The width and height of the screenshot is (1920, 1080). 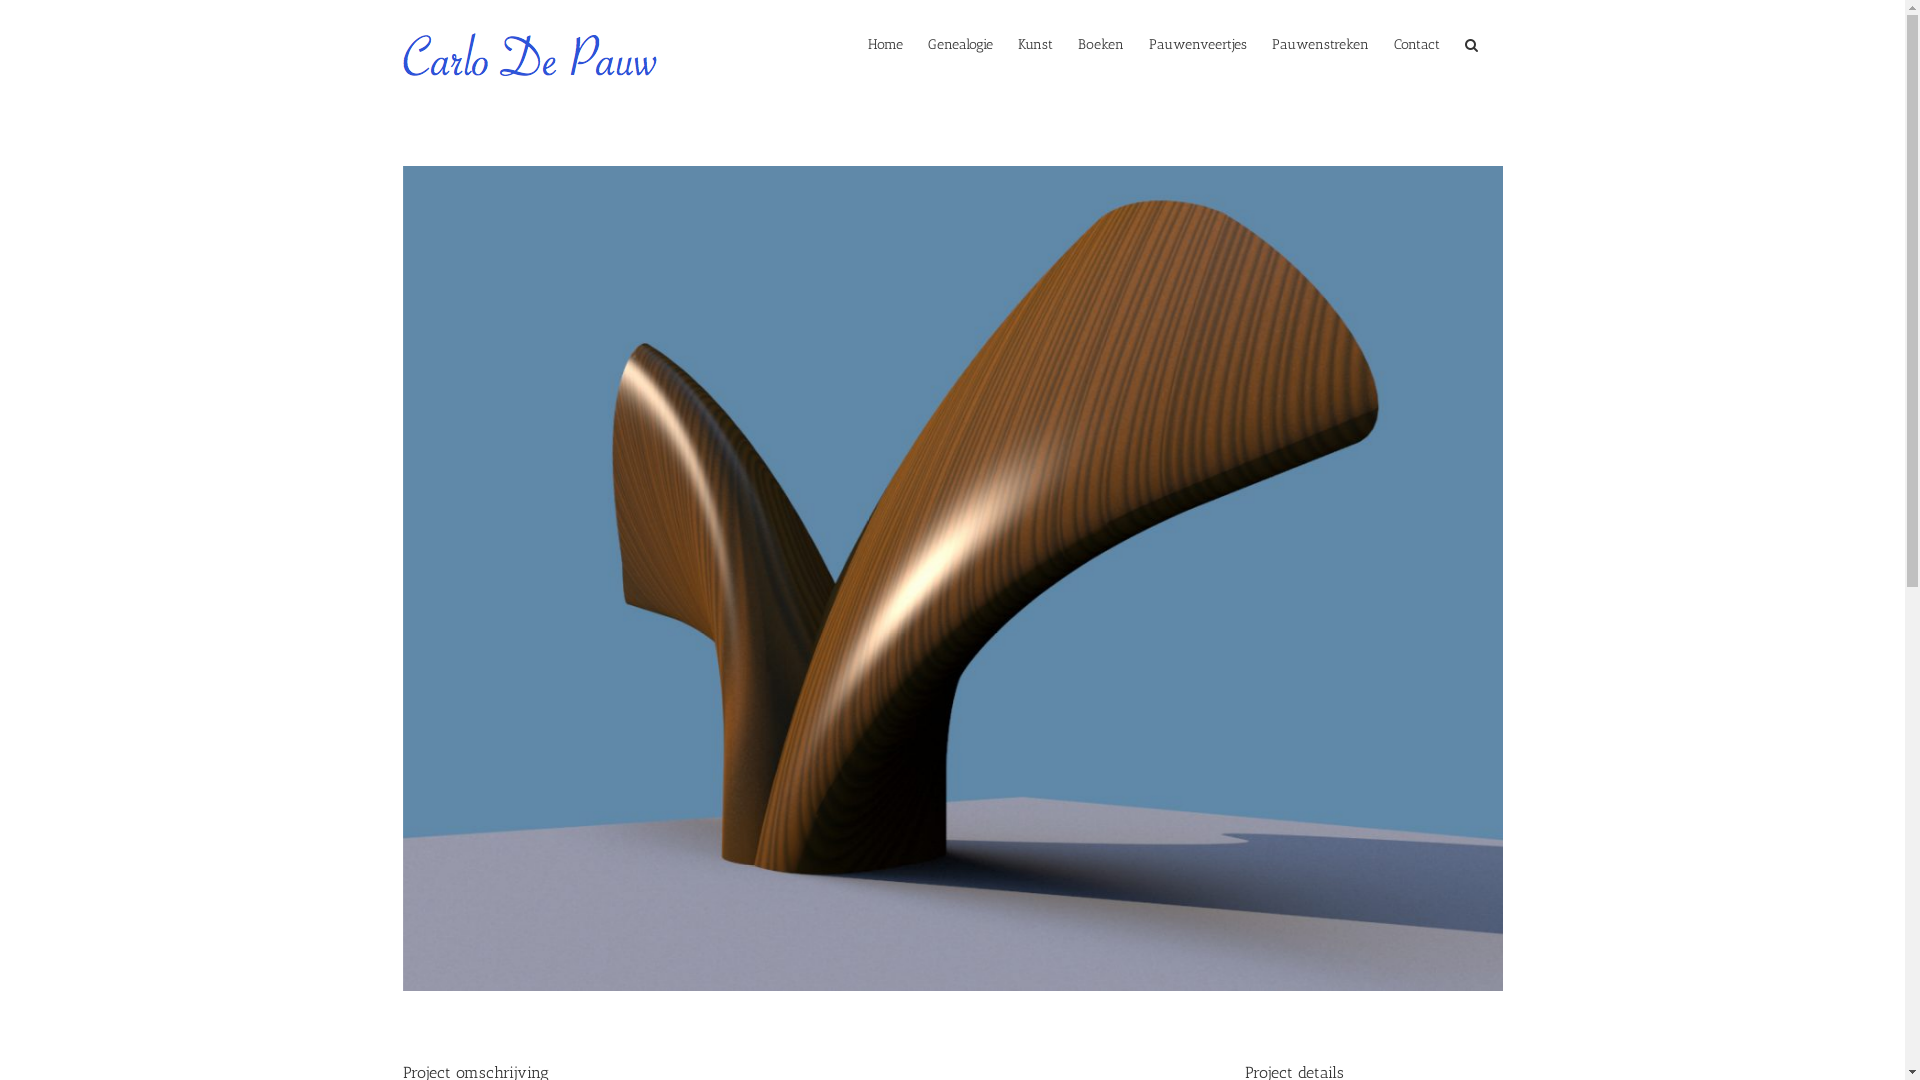 I want to click on 'Pauwenveertjes', so click(x=1196, y=42).